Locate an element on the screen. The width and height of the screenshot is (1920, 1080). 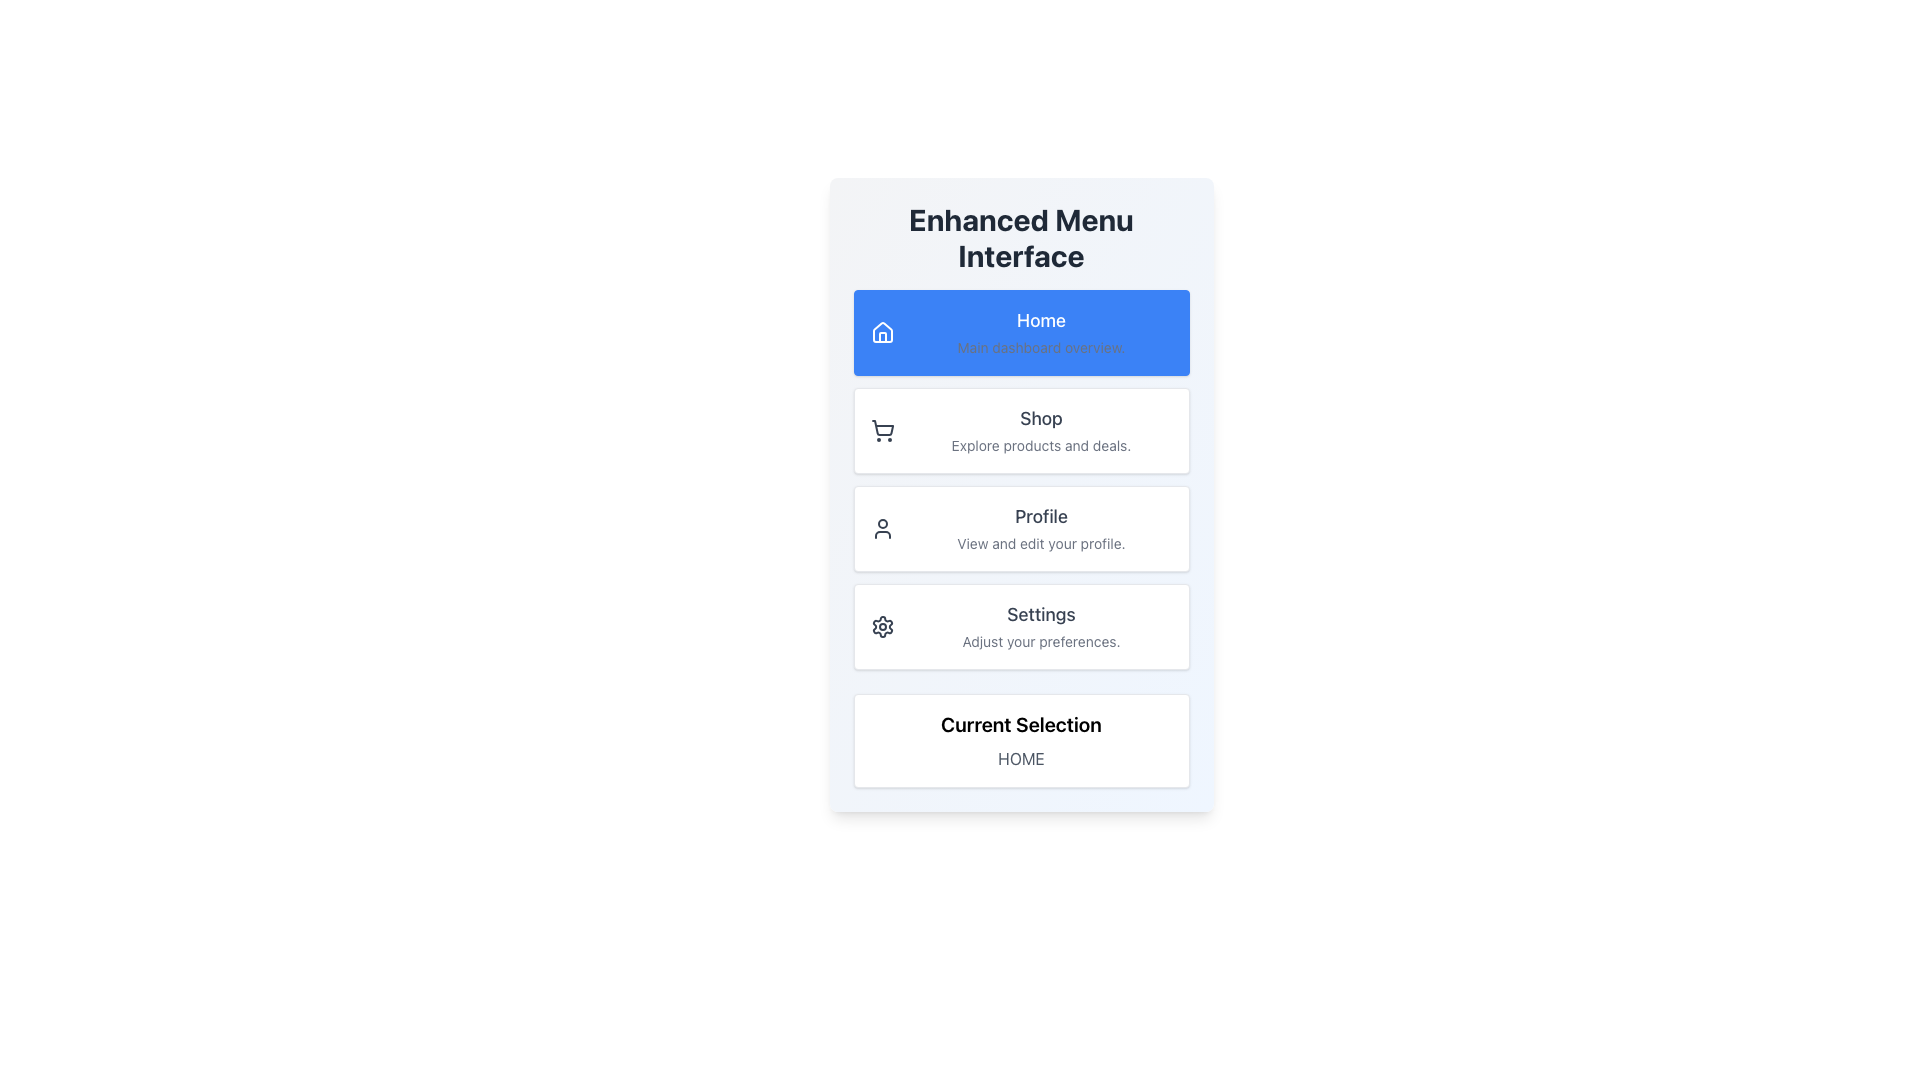
the 'Shop' text label in the menu, which serves as a title for this section, to indicate its purpose to the user is located at coordinates (1040, 418).